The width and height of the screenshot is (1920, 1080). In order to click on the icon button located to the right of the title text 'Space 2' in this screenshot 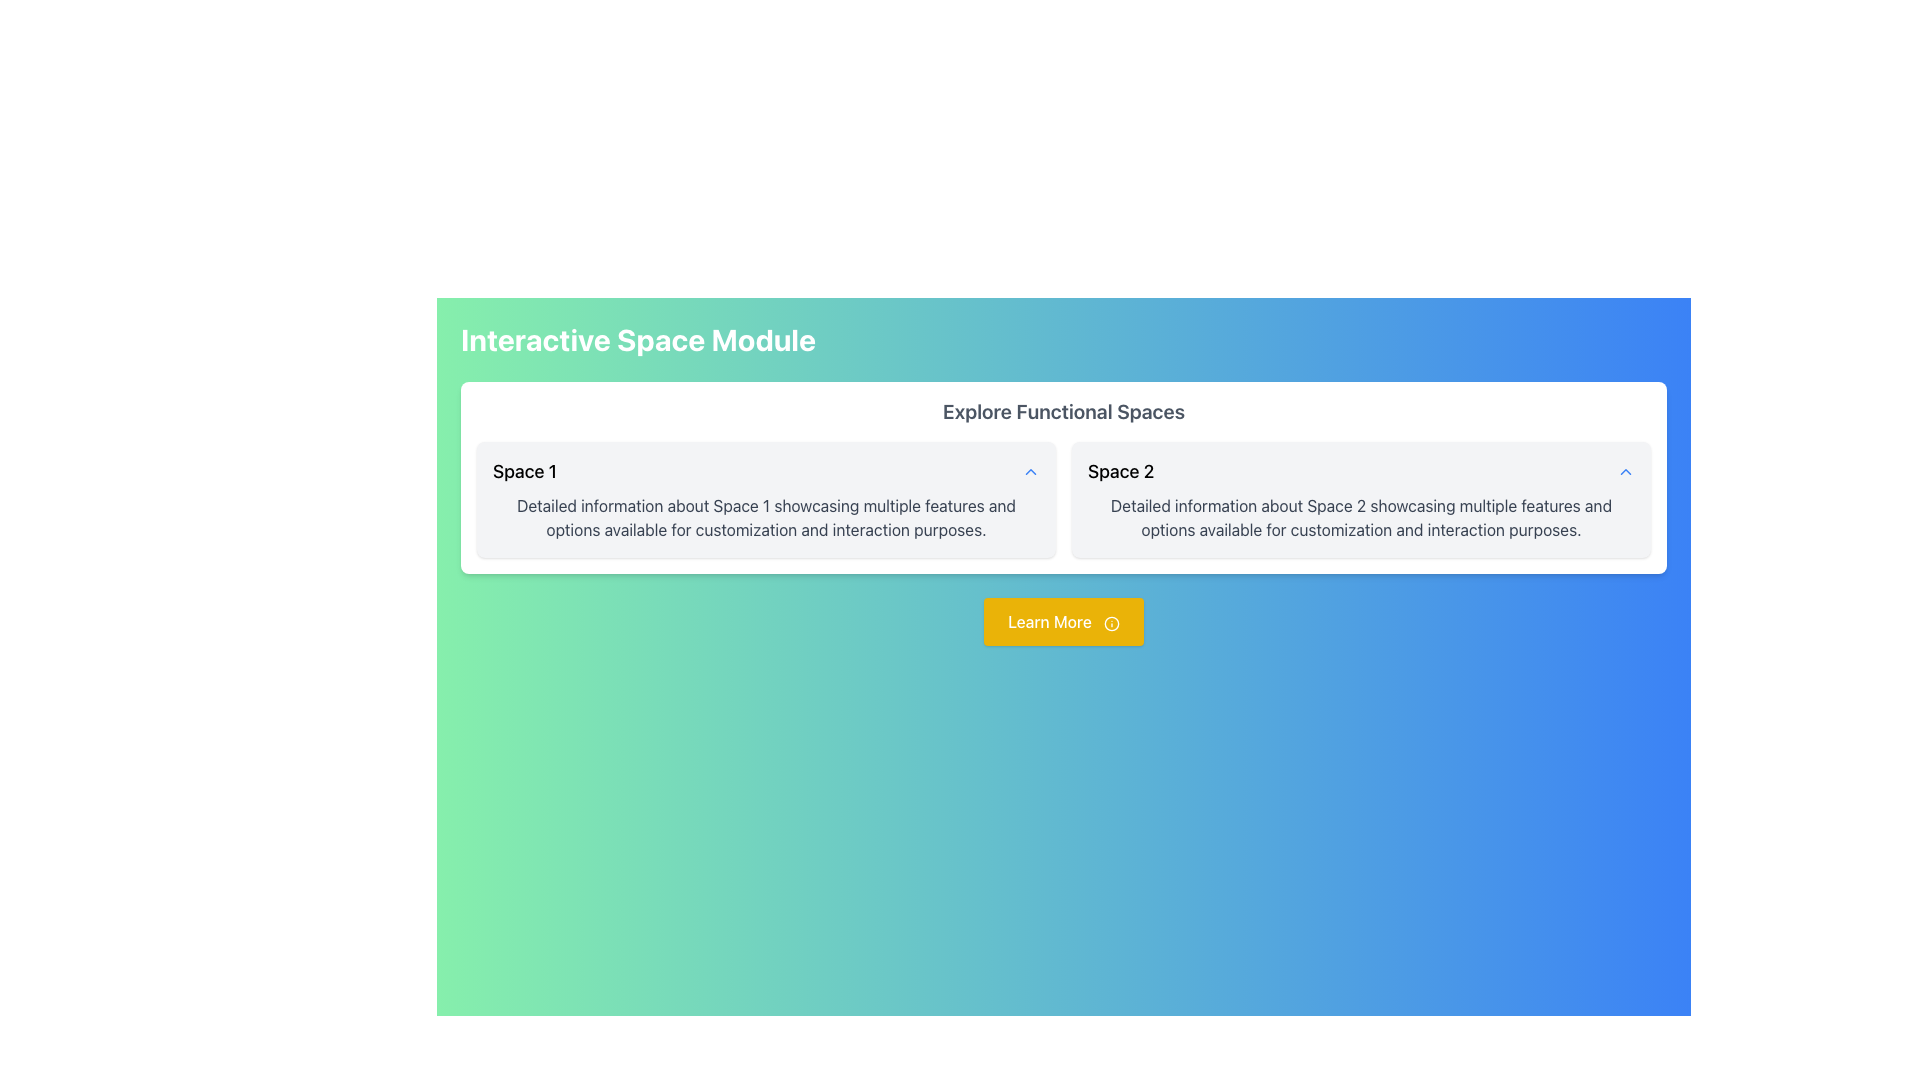, I will do `click(1626, 471)`.